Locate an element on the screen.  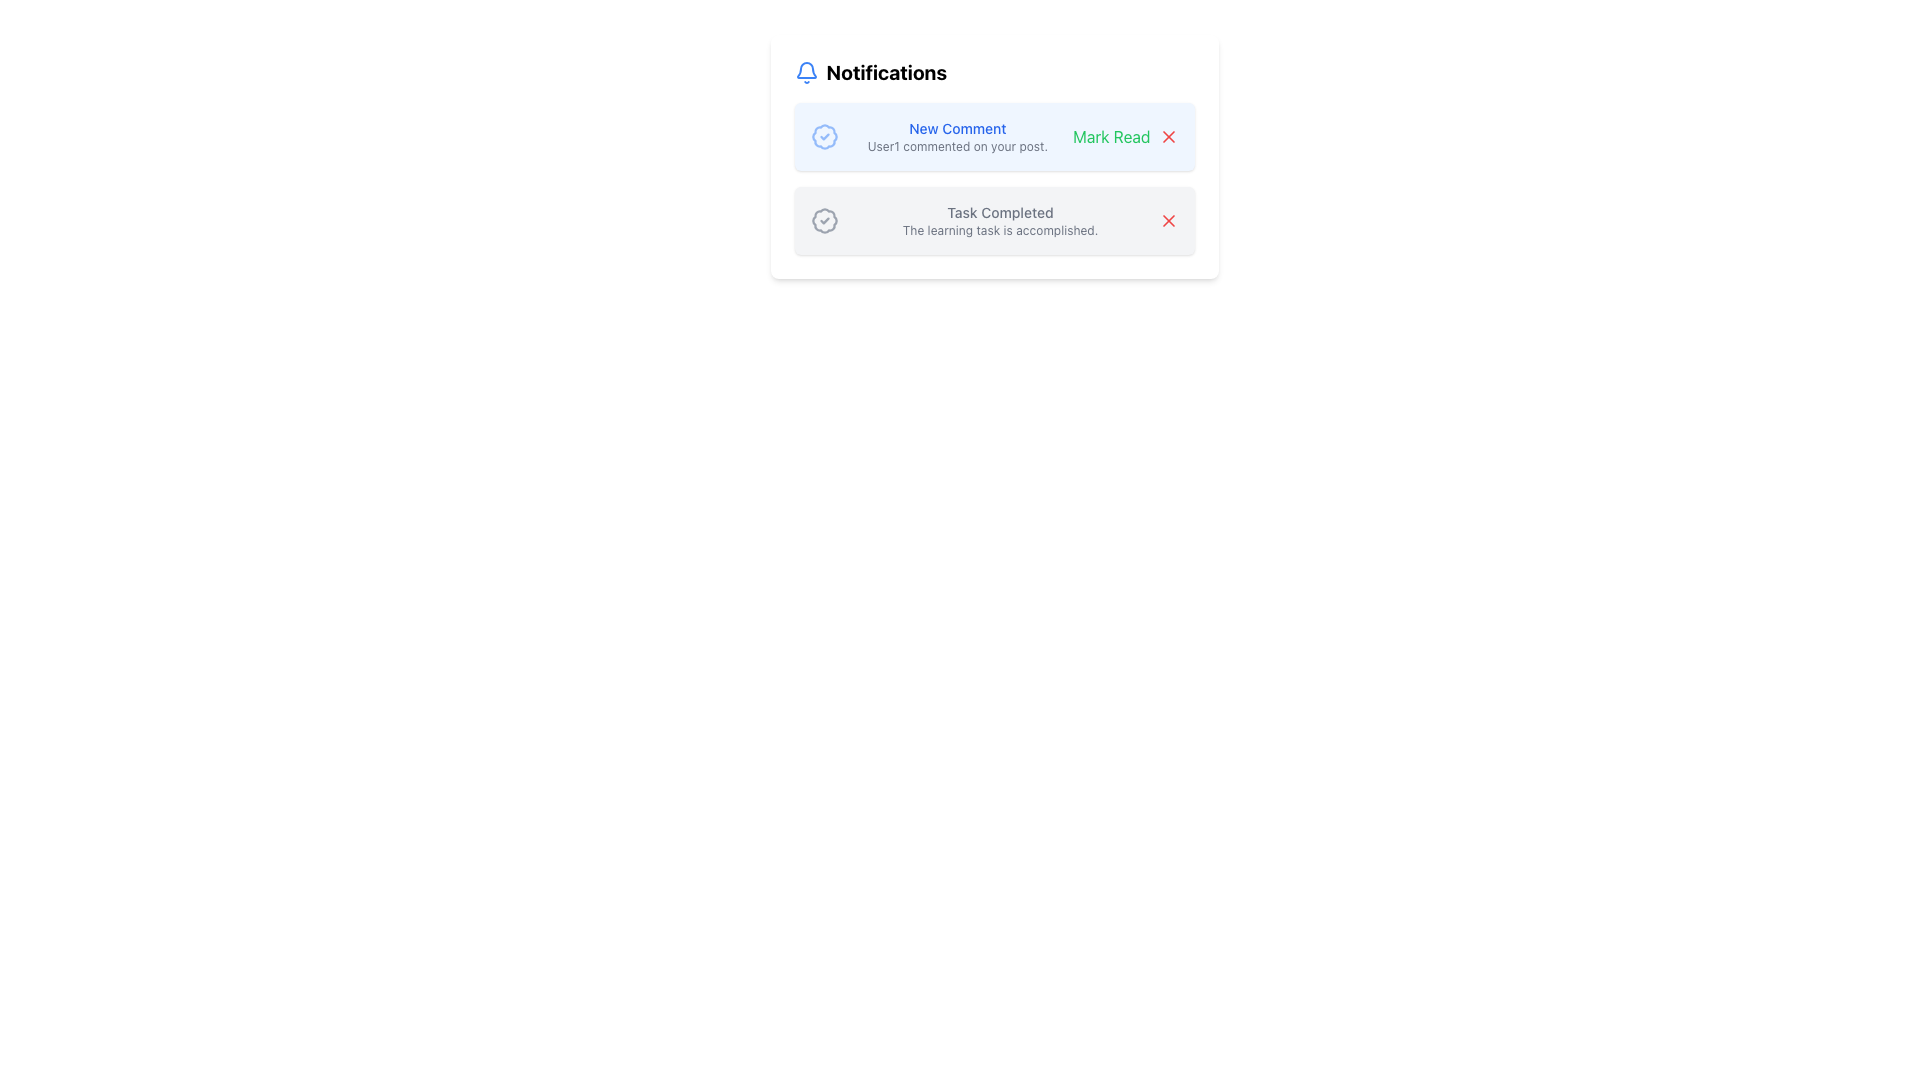
notification content displayed in the text block summarizing the notification type and context, which indicates a new comment from User1 is located at coordinates (956, 136).